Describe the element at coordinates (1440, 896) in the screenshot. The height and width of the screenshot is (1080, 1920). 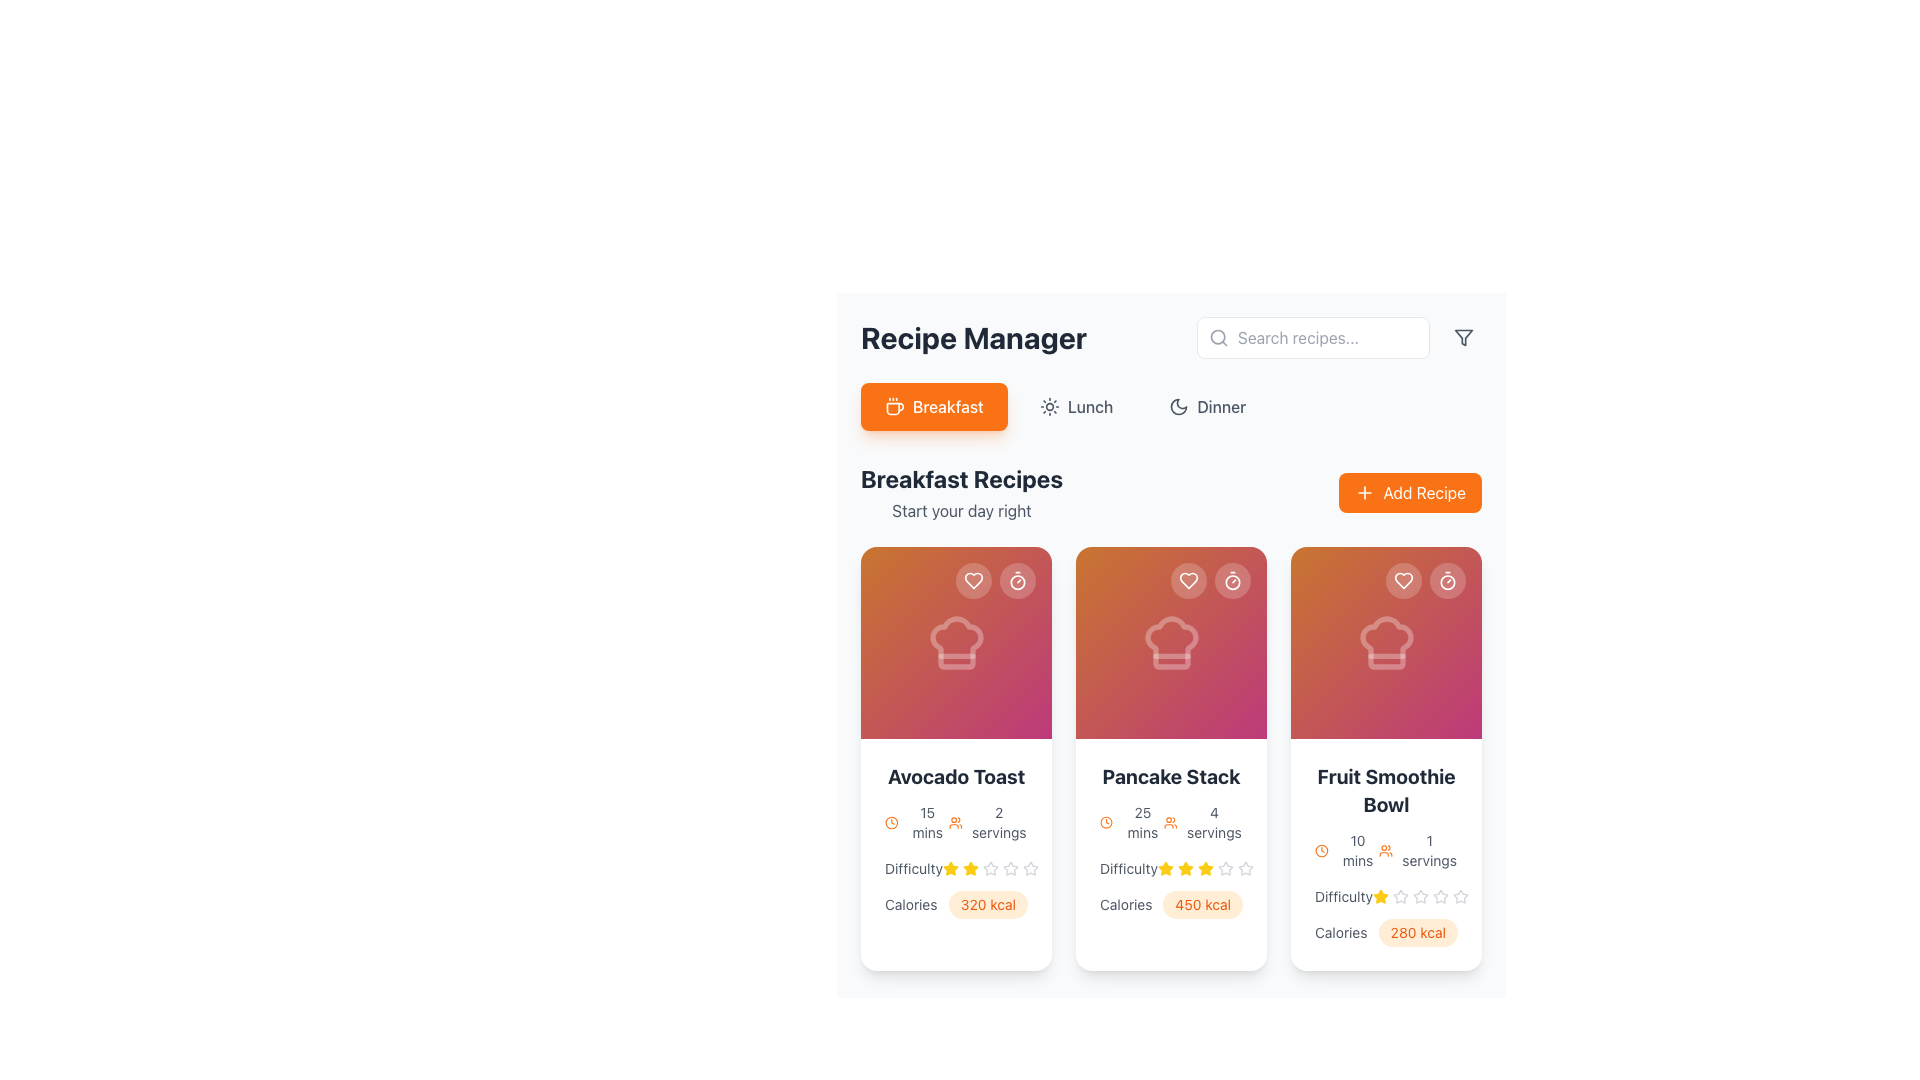
I see `the fifth star` at that location.